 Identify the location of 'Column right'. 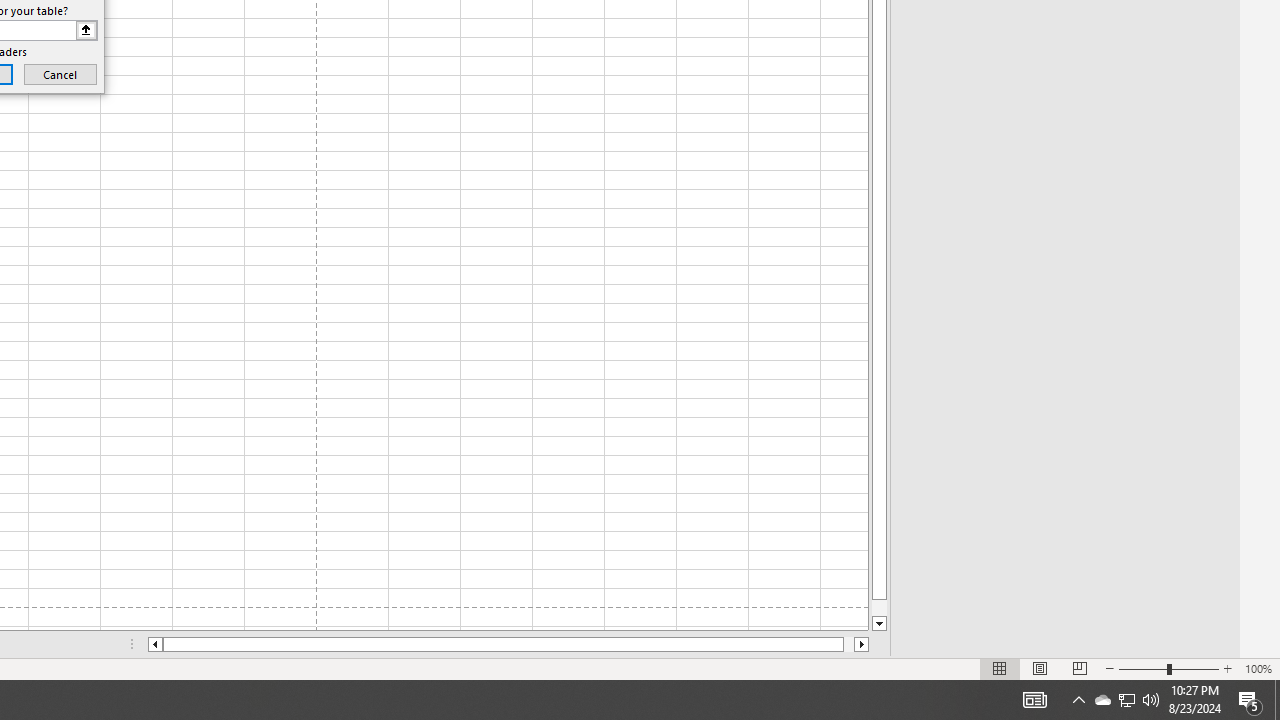
(862, 644).